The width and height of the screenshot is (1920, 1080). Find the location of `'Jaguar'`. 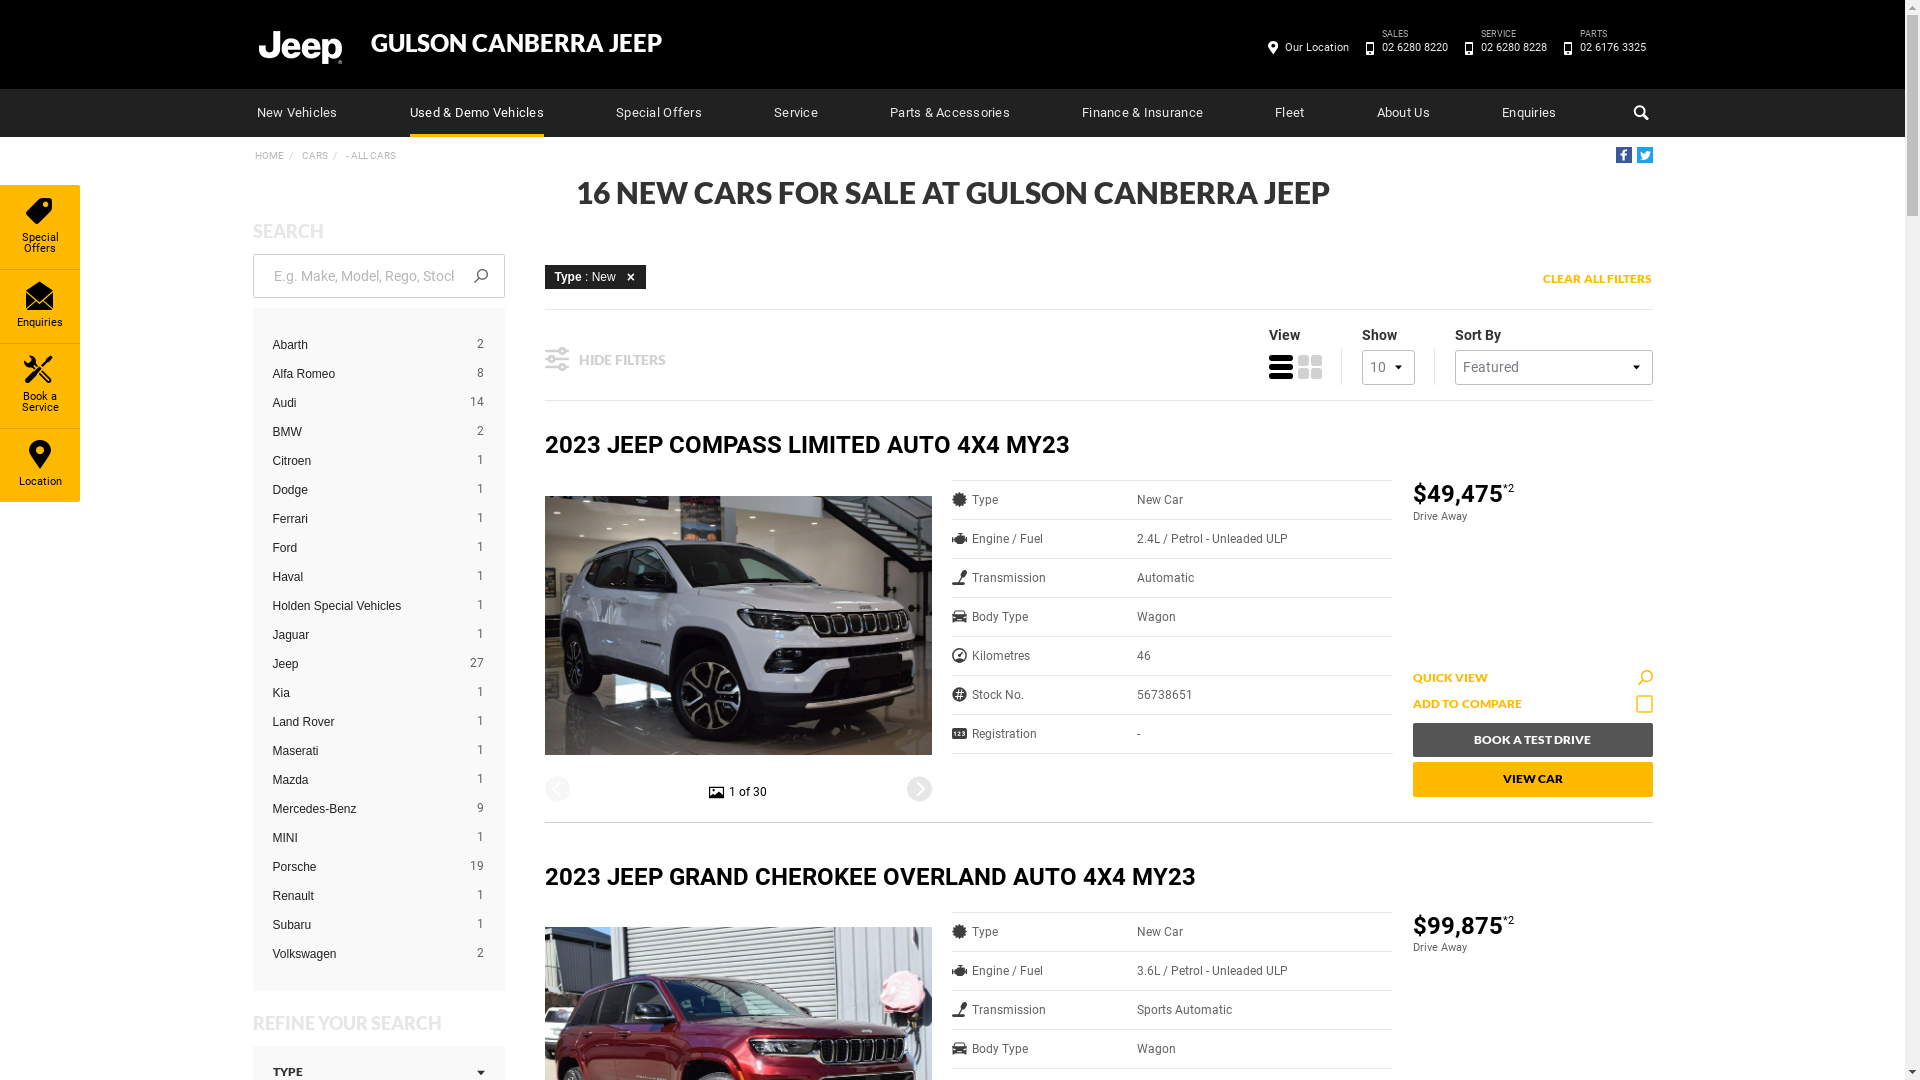

'Jaguar' is located at coordinates (271, 635).